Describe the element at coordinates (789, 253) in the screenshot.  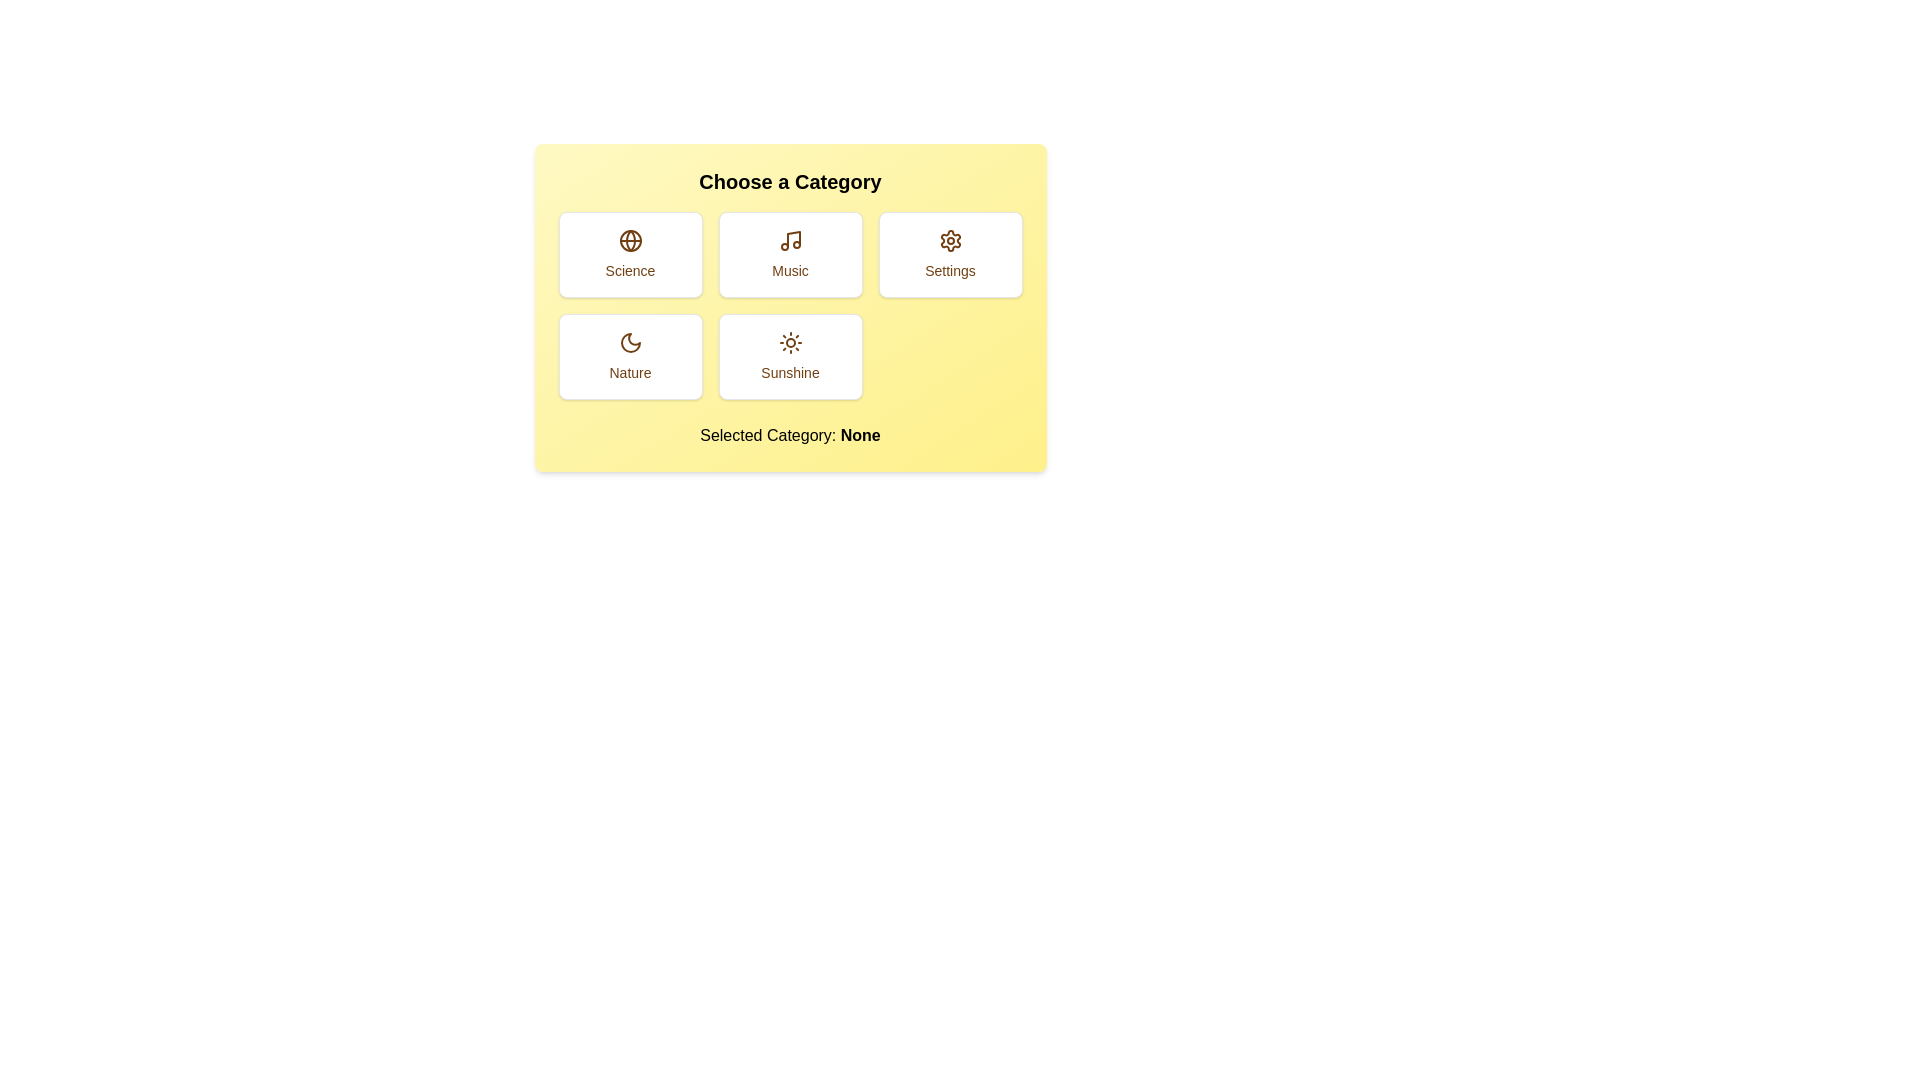
I see `the 'Music' category button, which is the second button in the first row of a grid layout containing six buttons` at that location.